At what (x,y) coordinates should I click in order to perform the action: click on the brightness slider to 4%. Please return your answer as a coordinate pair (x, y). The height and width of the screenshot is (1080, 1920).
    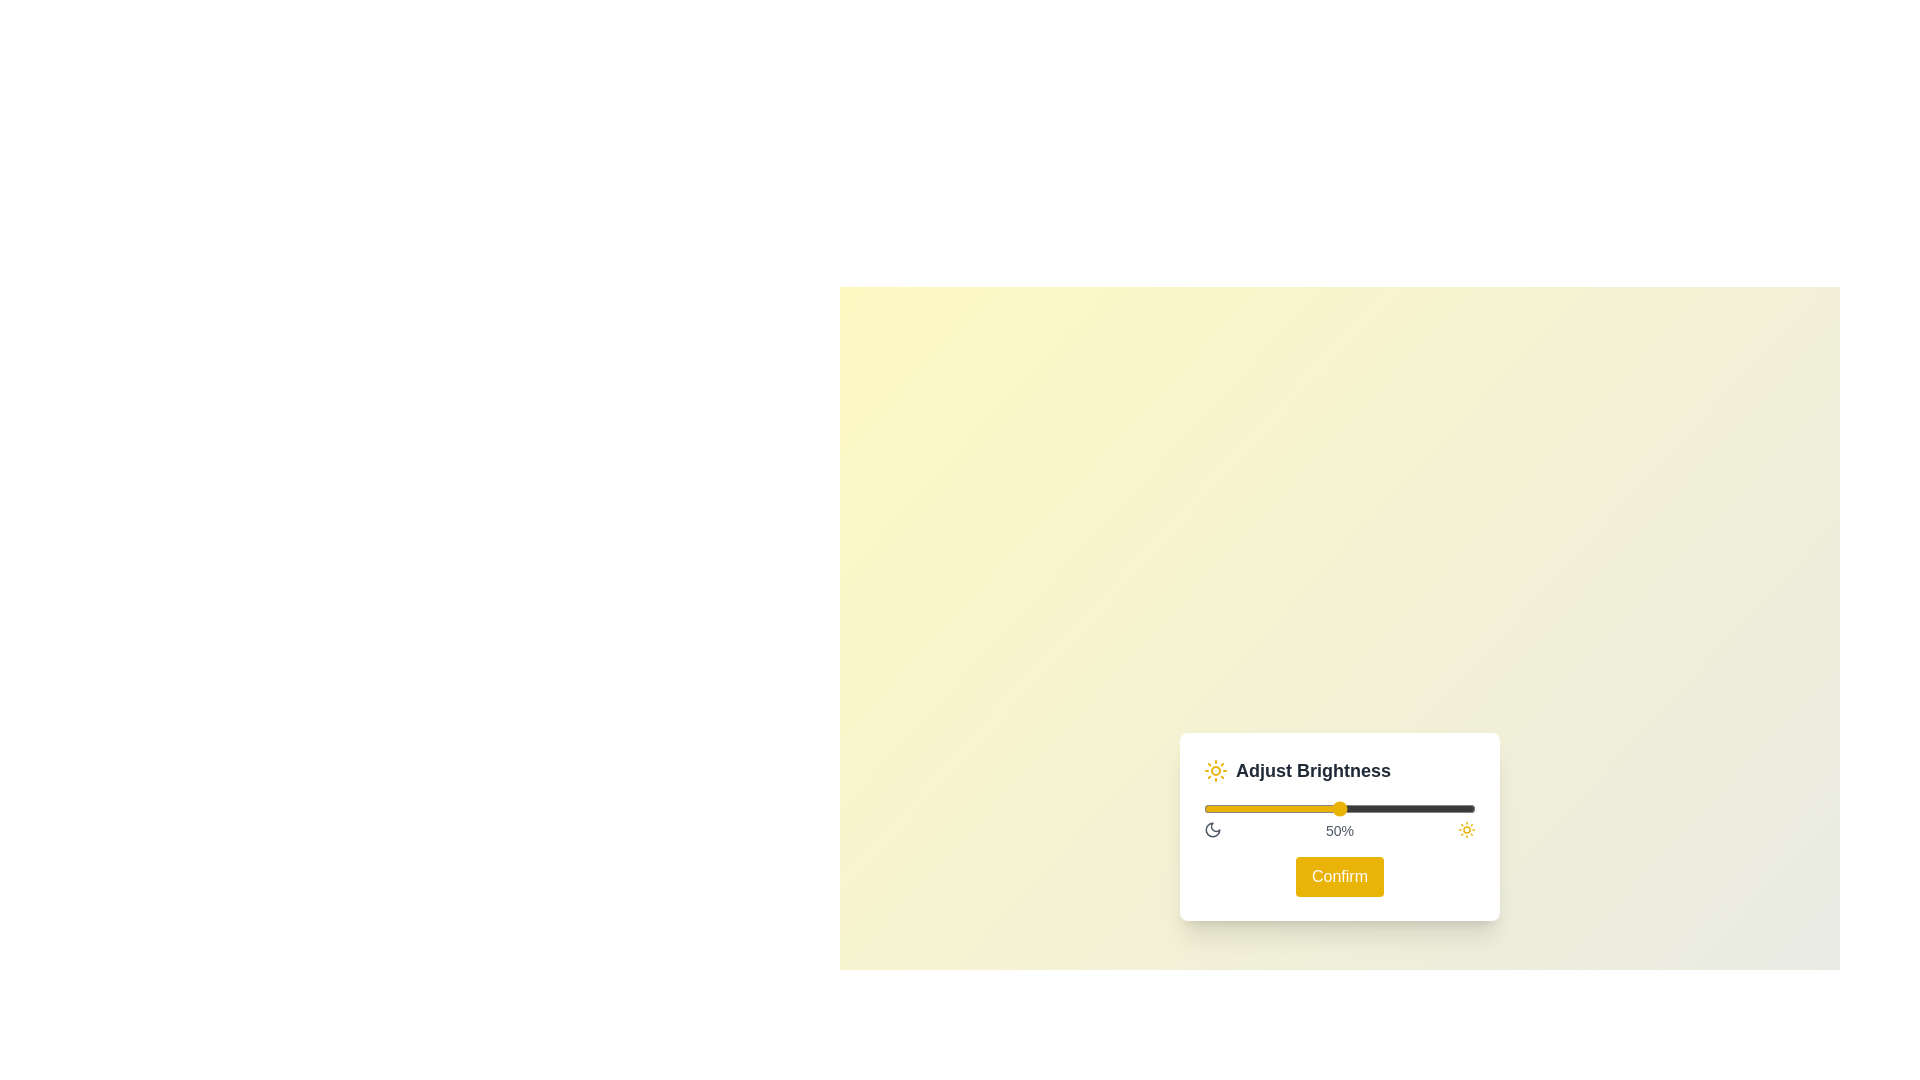
    Looking at the image, I should click on (1213, 800).